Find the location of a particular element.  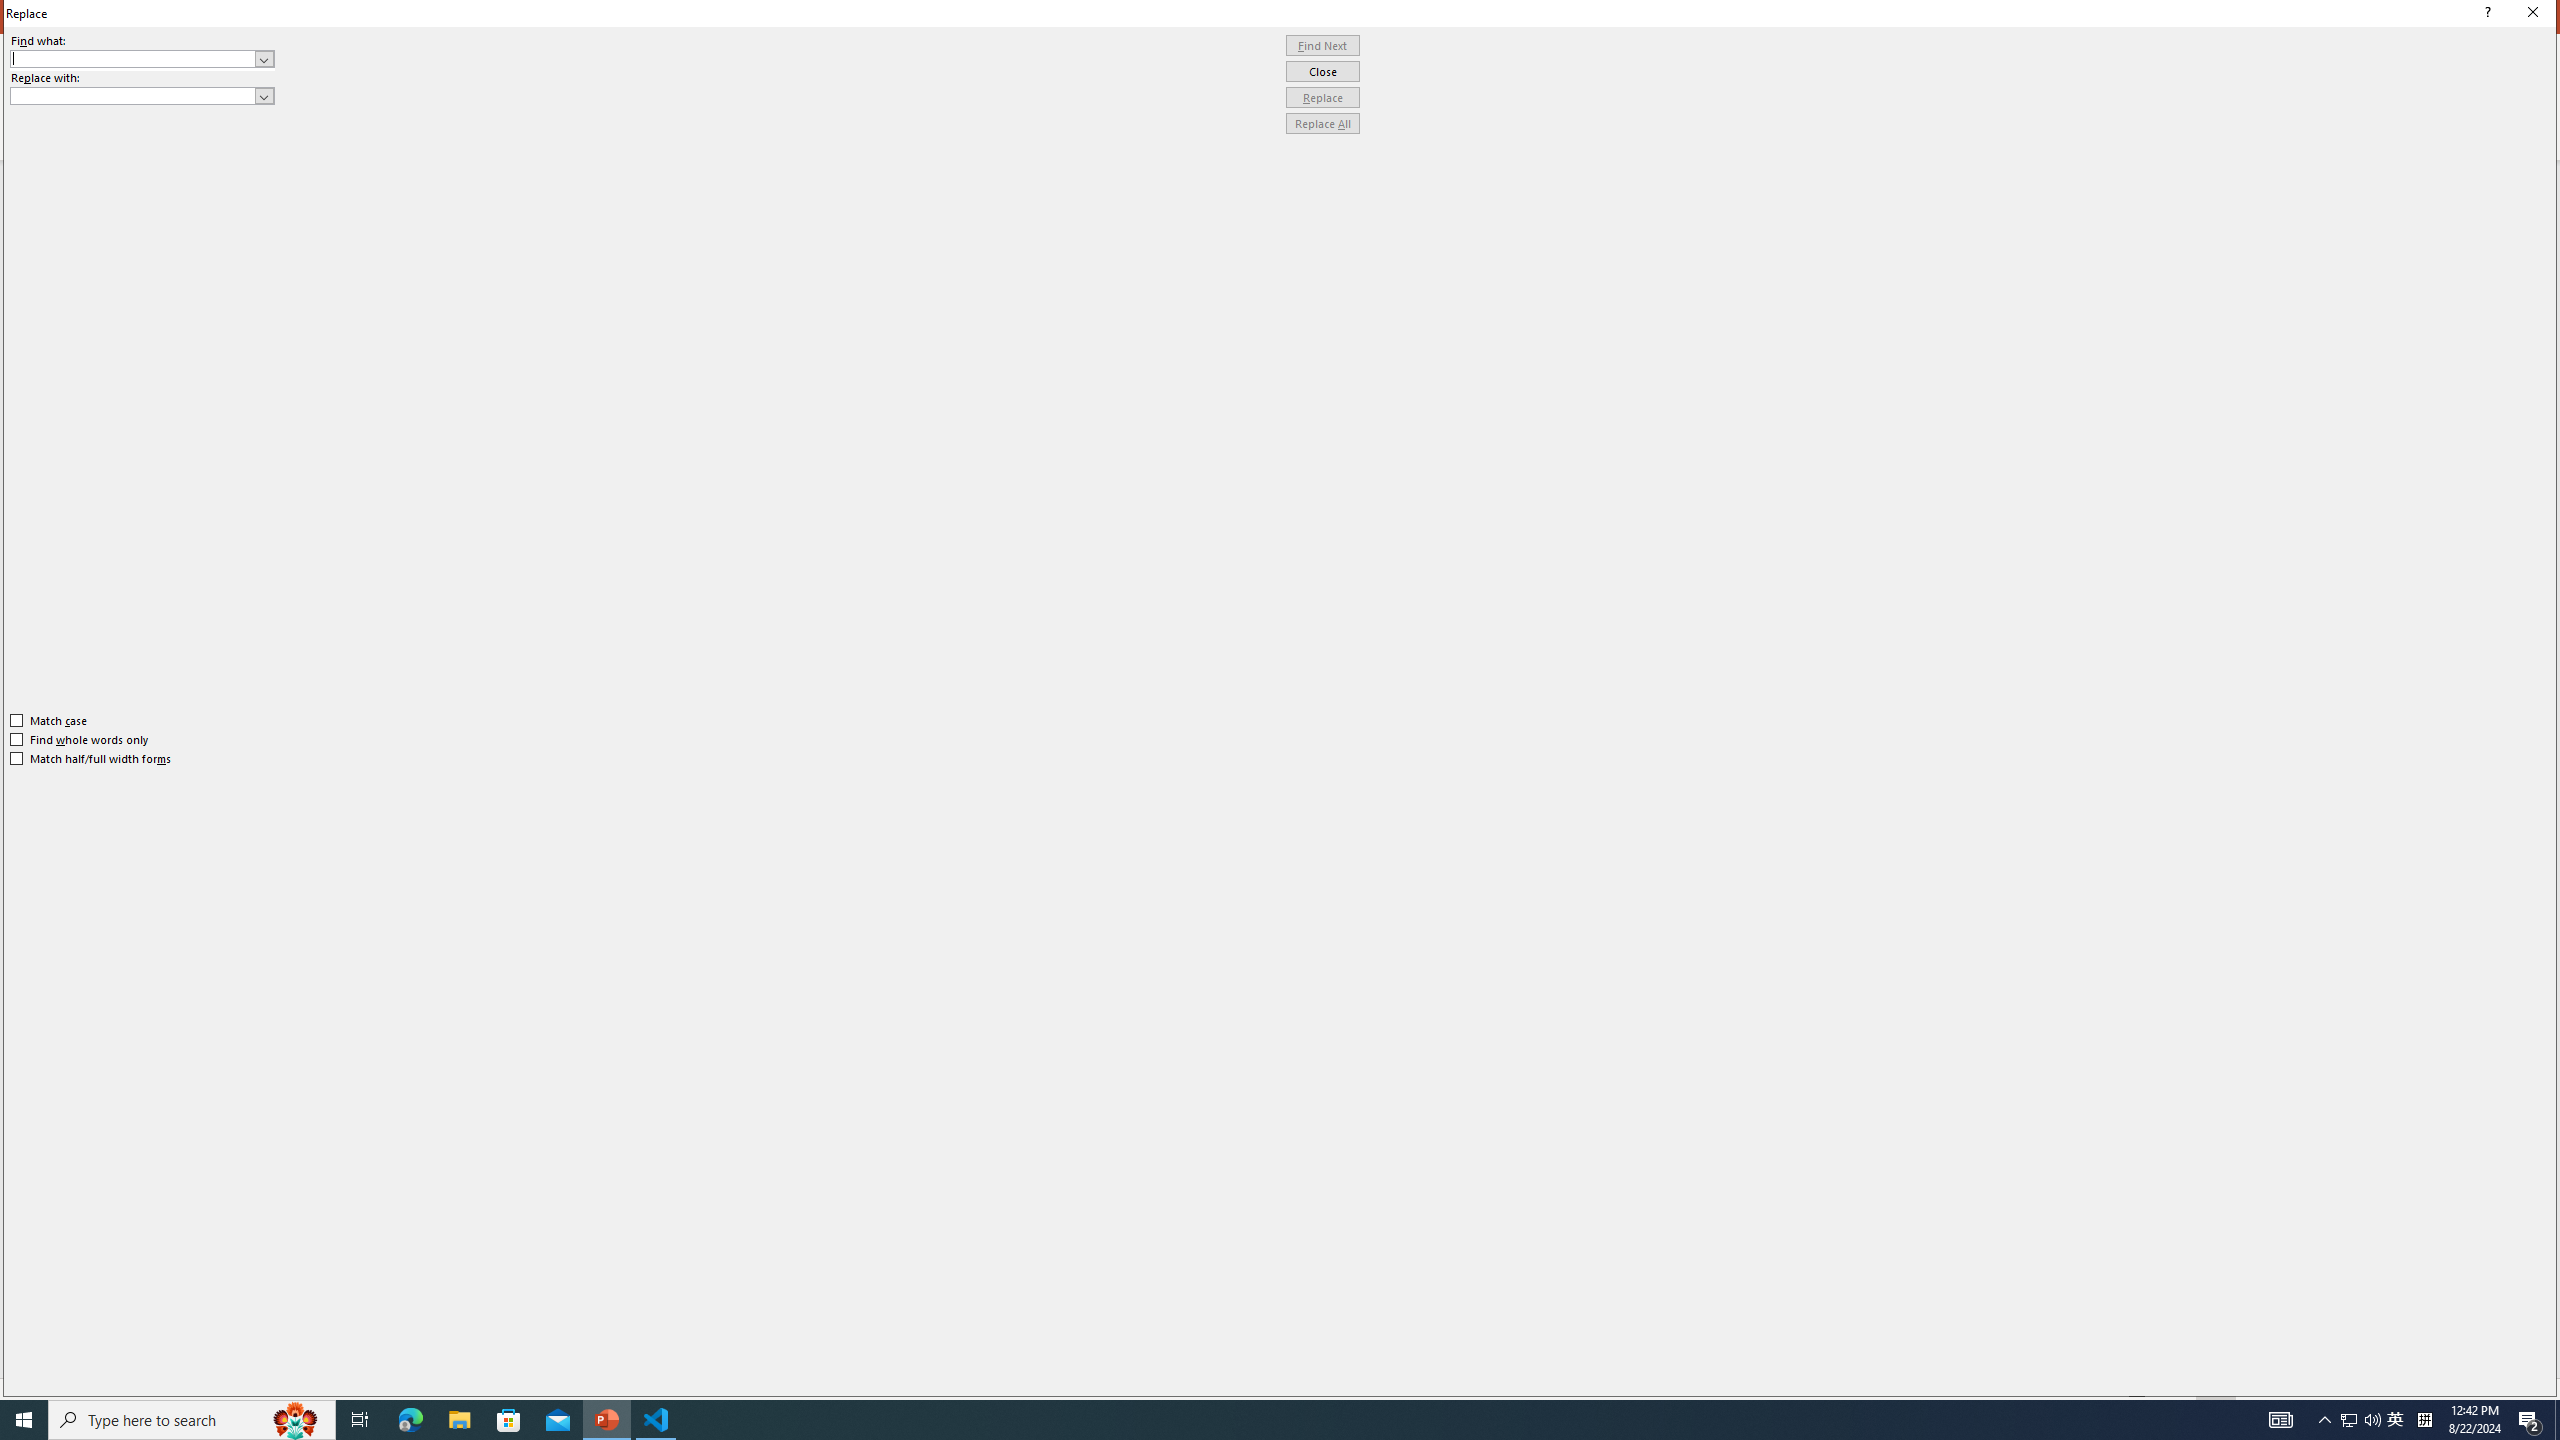

'Find what' is located at coordinates (142, 58).